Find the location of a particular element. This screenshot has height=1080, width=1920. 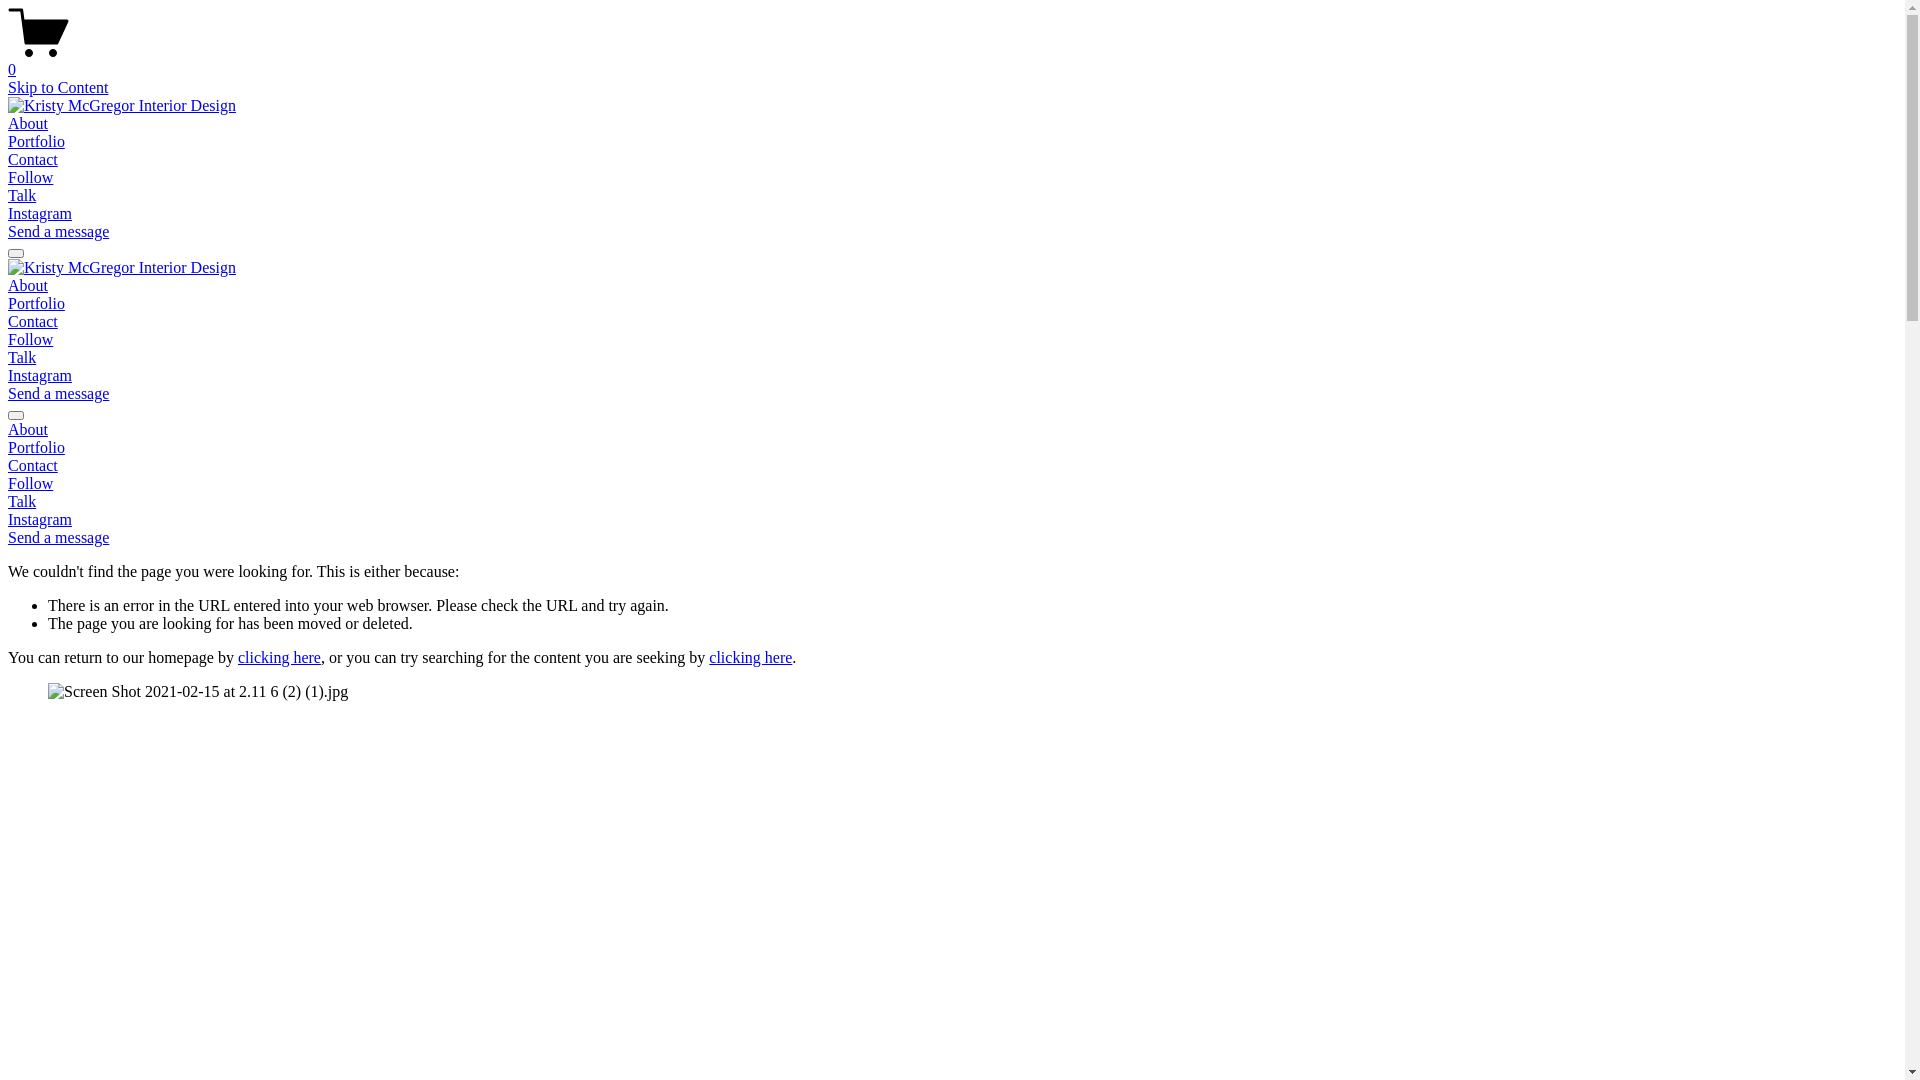

'Contact' is located at coordinates (33, 320).